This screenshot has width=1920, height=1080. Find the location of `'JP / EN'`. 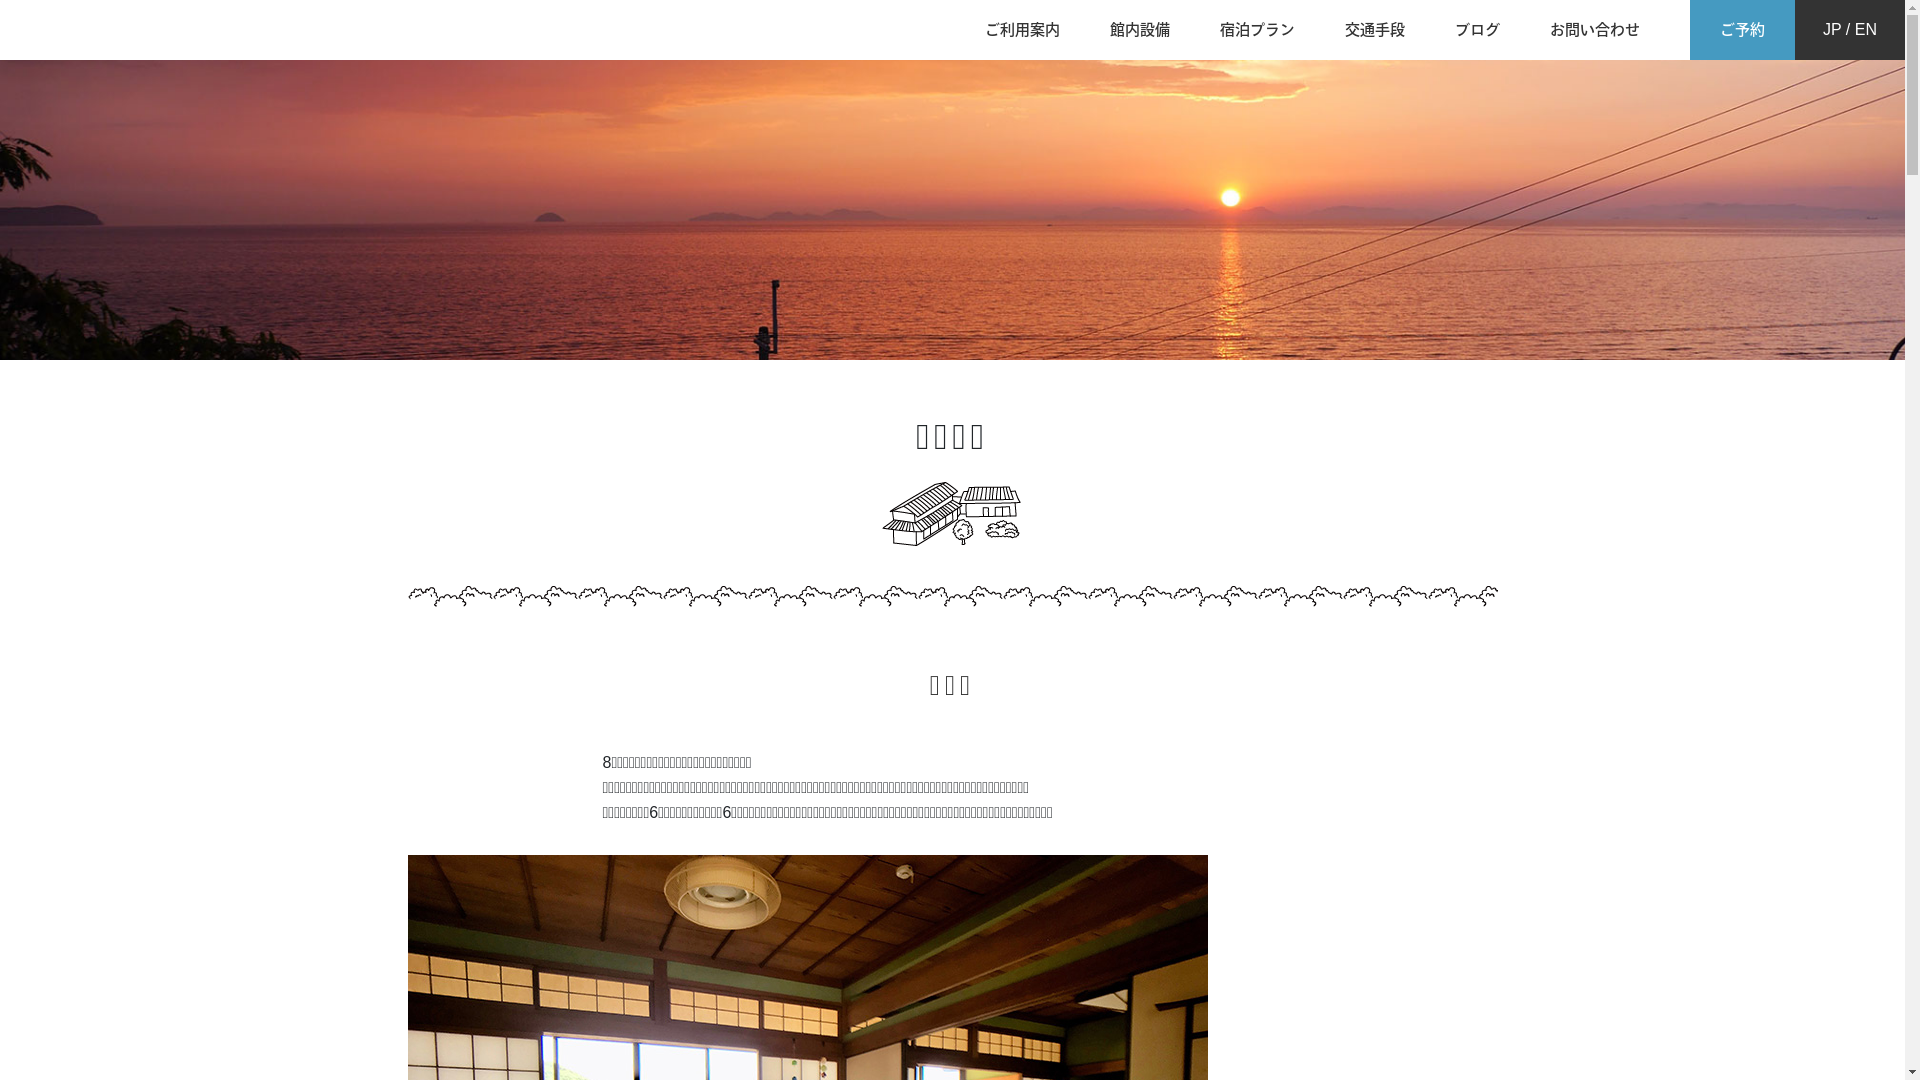

'JP / EN' is located at coordinates (1848, 30).